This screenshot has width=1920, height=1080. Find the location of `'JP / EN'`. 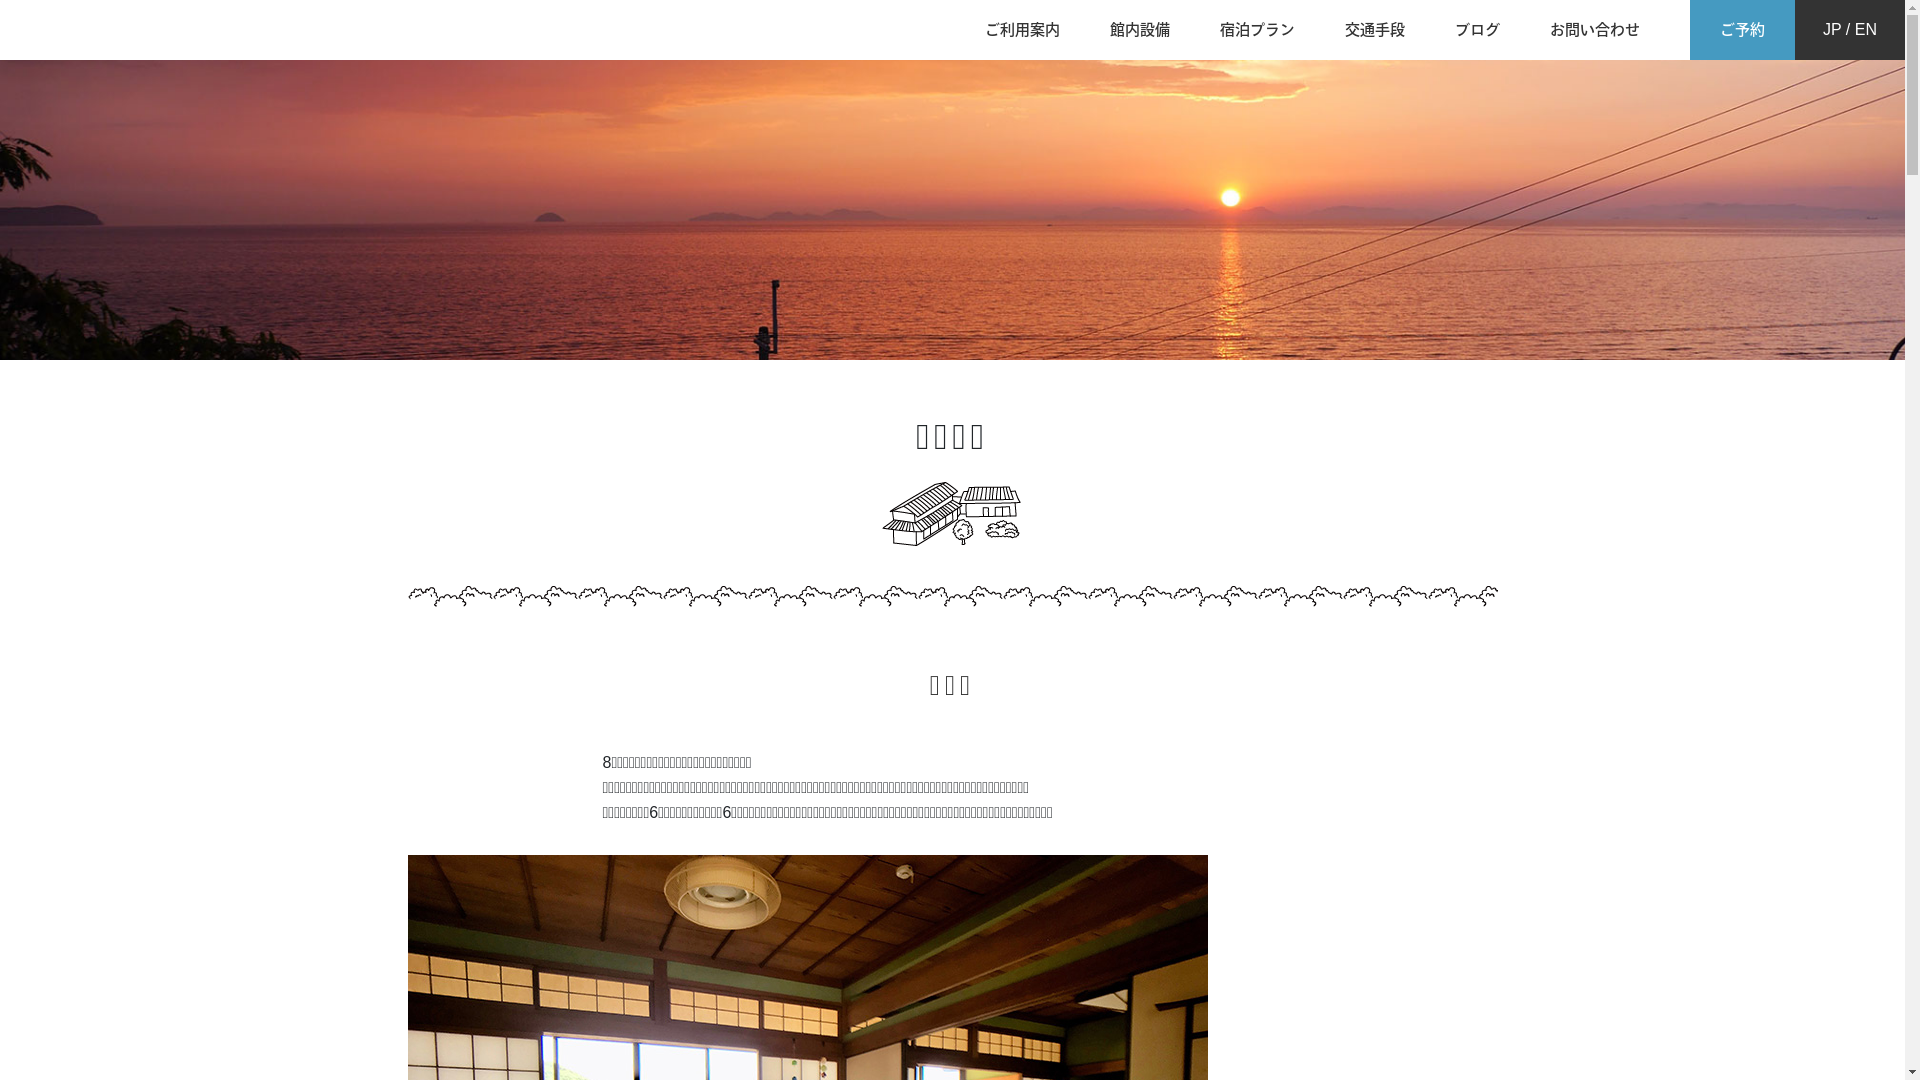

'JP / EN' is located at coordinates (1848, 30).